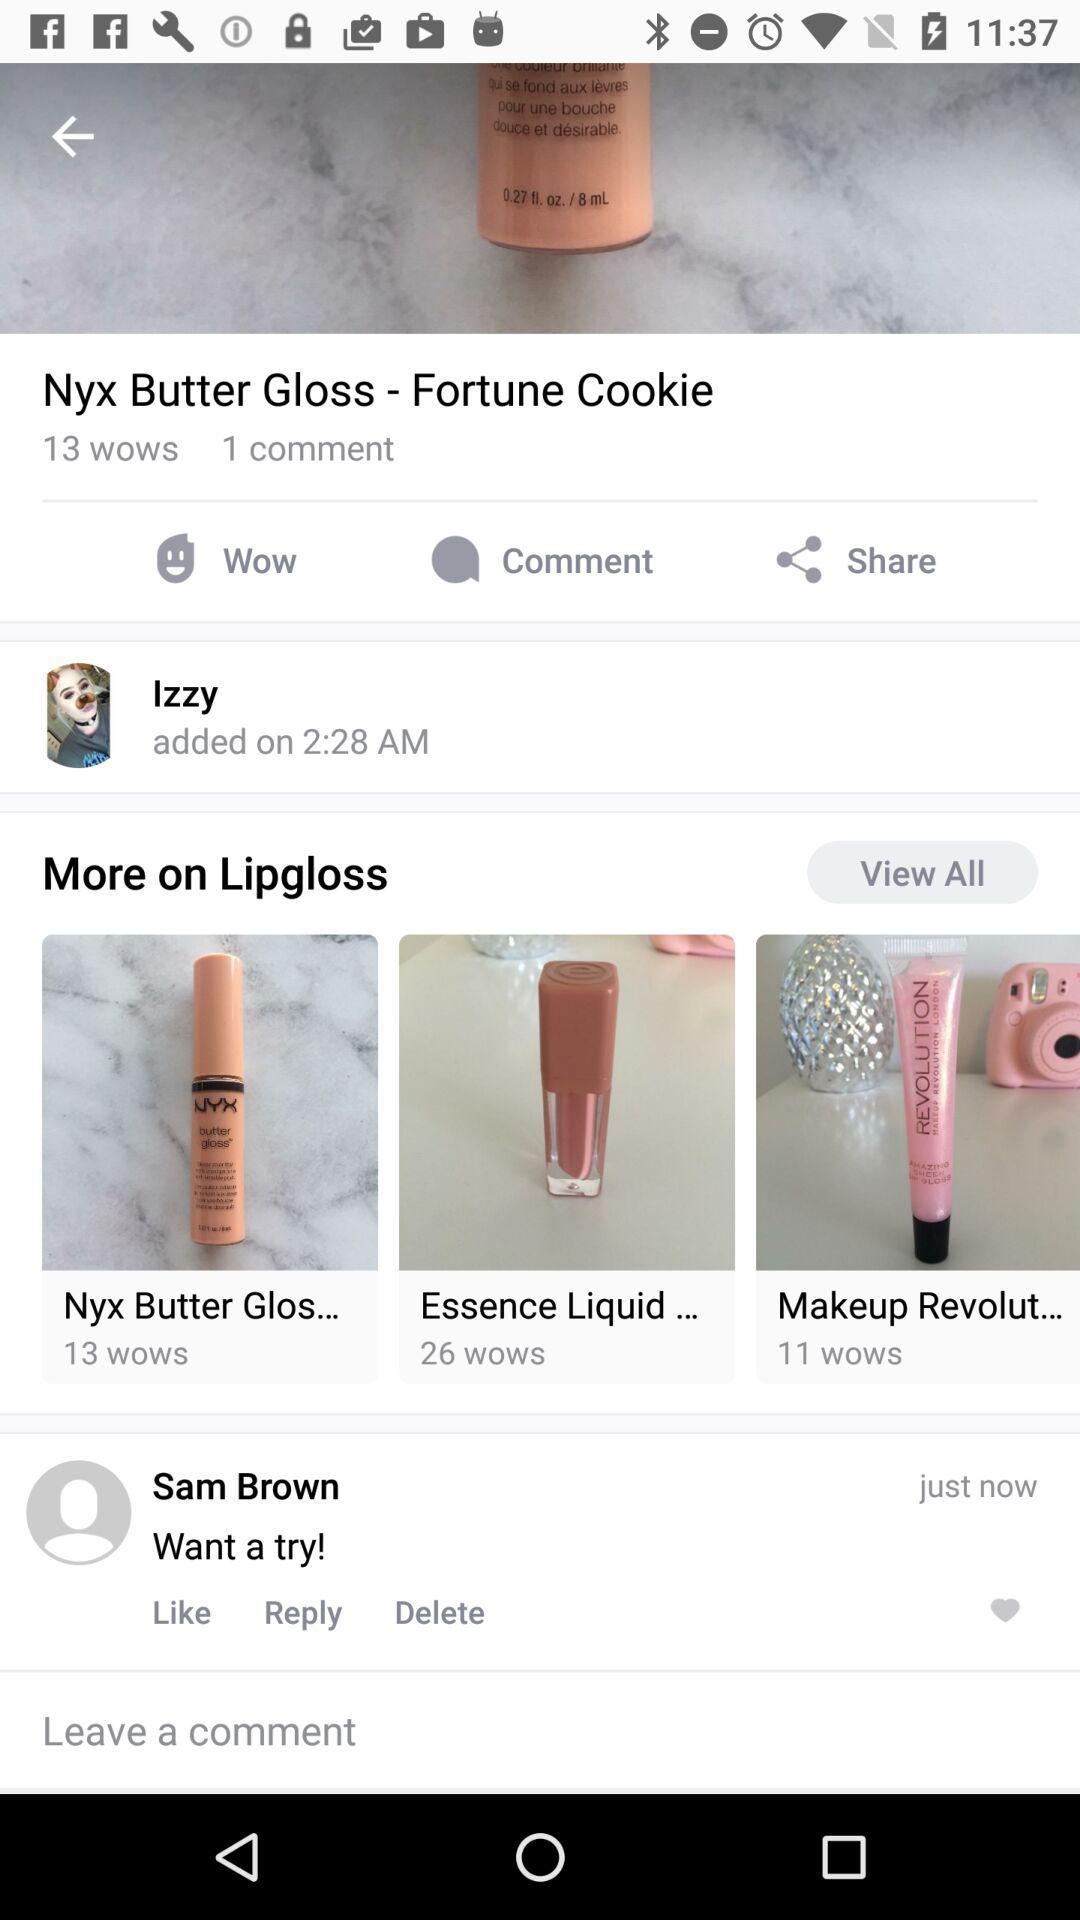  What do you see at coordinates (852, 559) in the screenshot?
I see `the icon at the top right corner` at bounding box center [852, 559].